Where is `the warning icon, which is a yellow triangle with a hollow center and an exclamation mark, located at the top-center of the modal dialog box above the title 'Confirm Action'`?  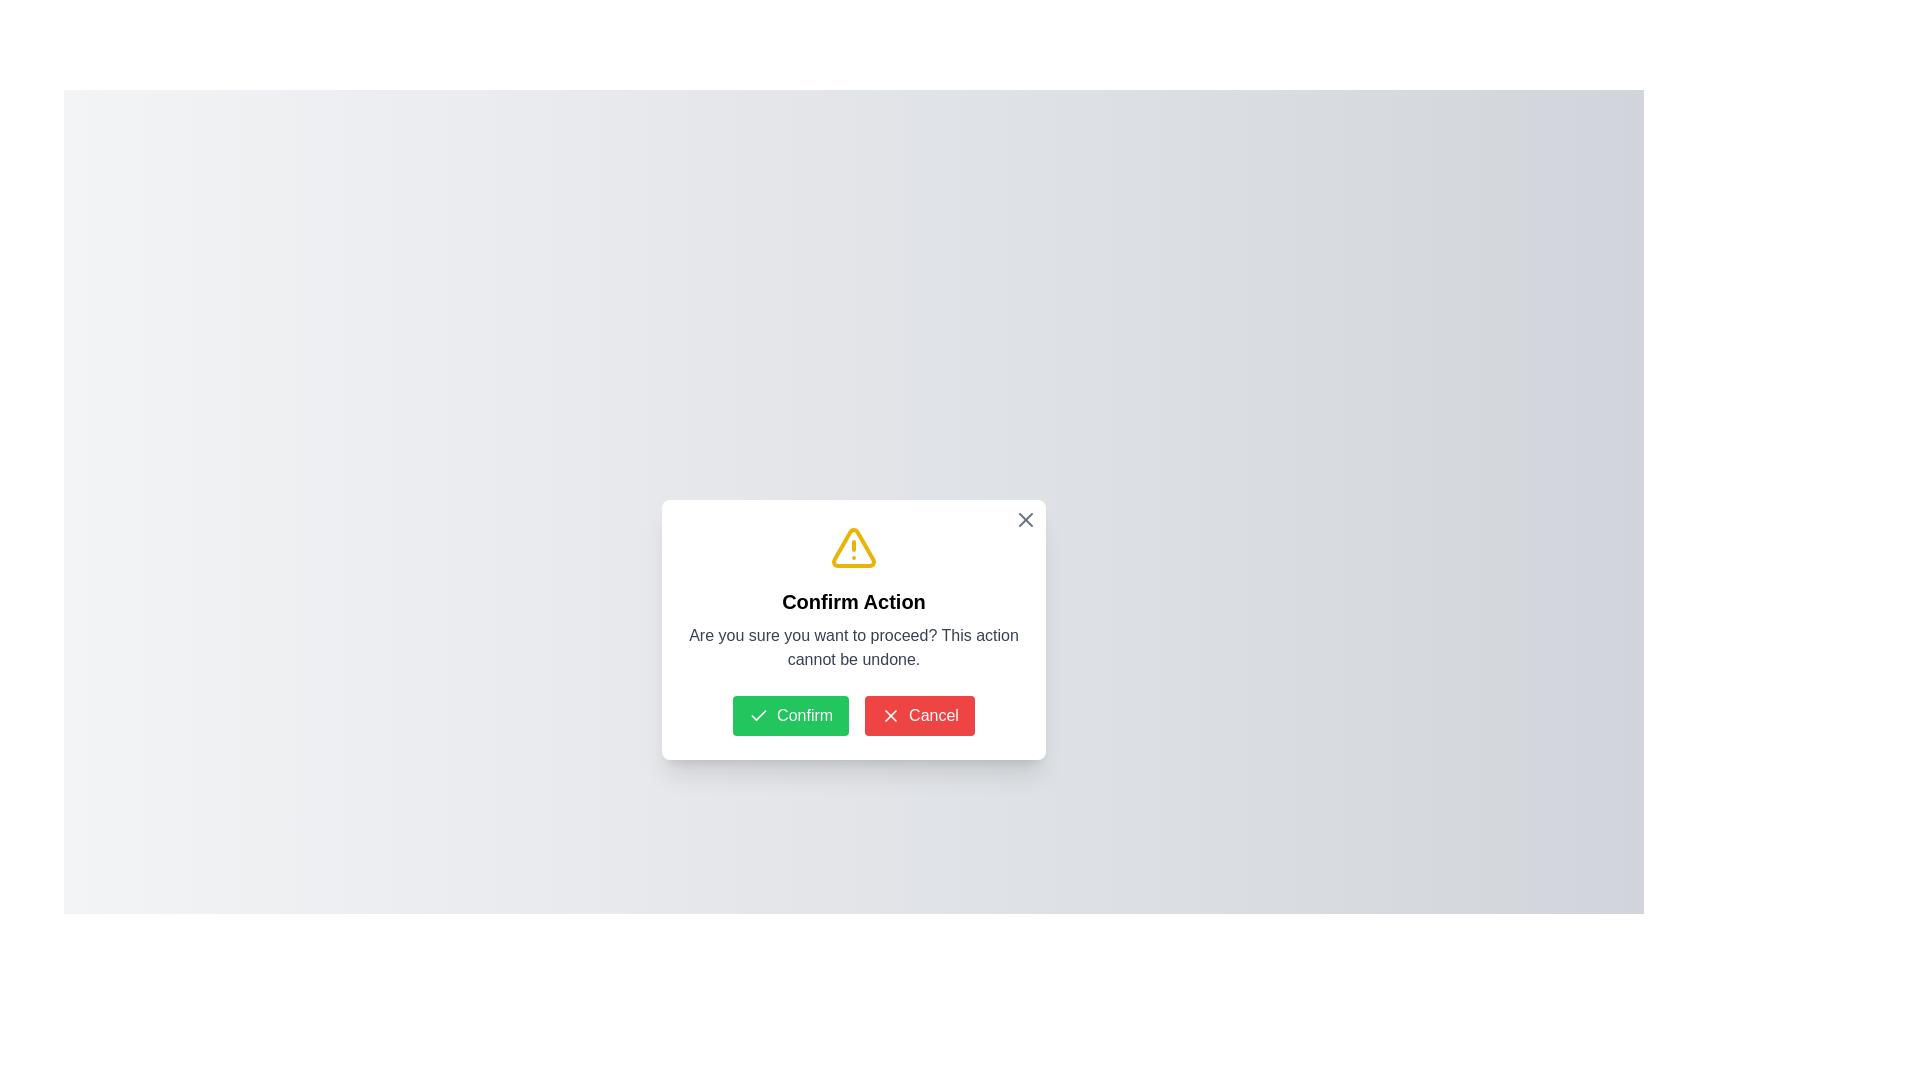
the warning icon, which is a yellow triangle with a hollow center and an exclamation mark, located at the top-center of the modal dialog box above the title 'Confirm Action' is located at coordinates (854, 547).